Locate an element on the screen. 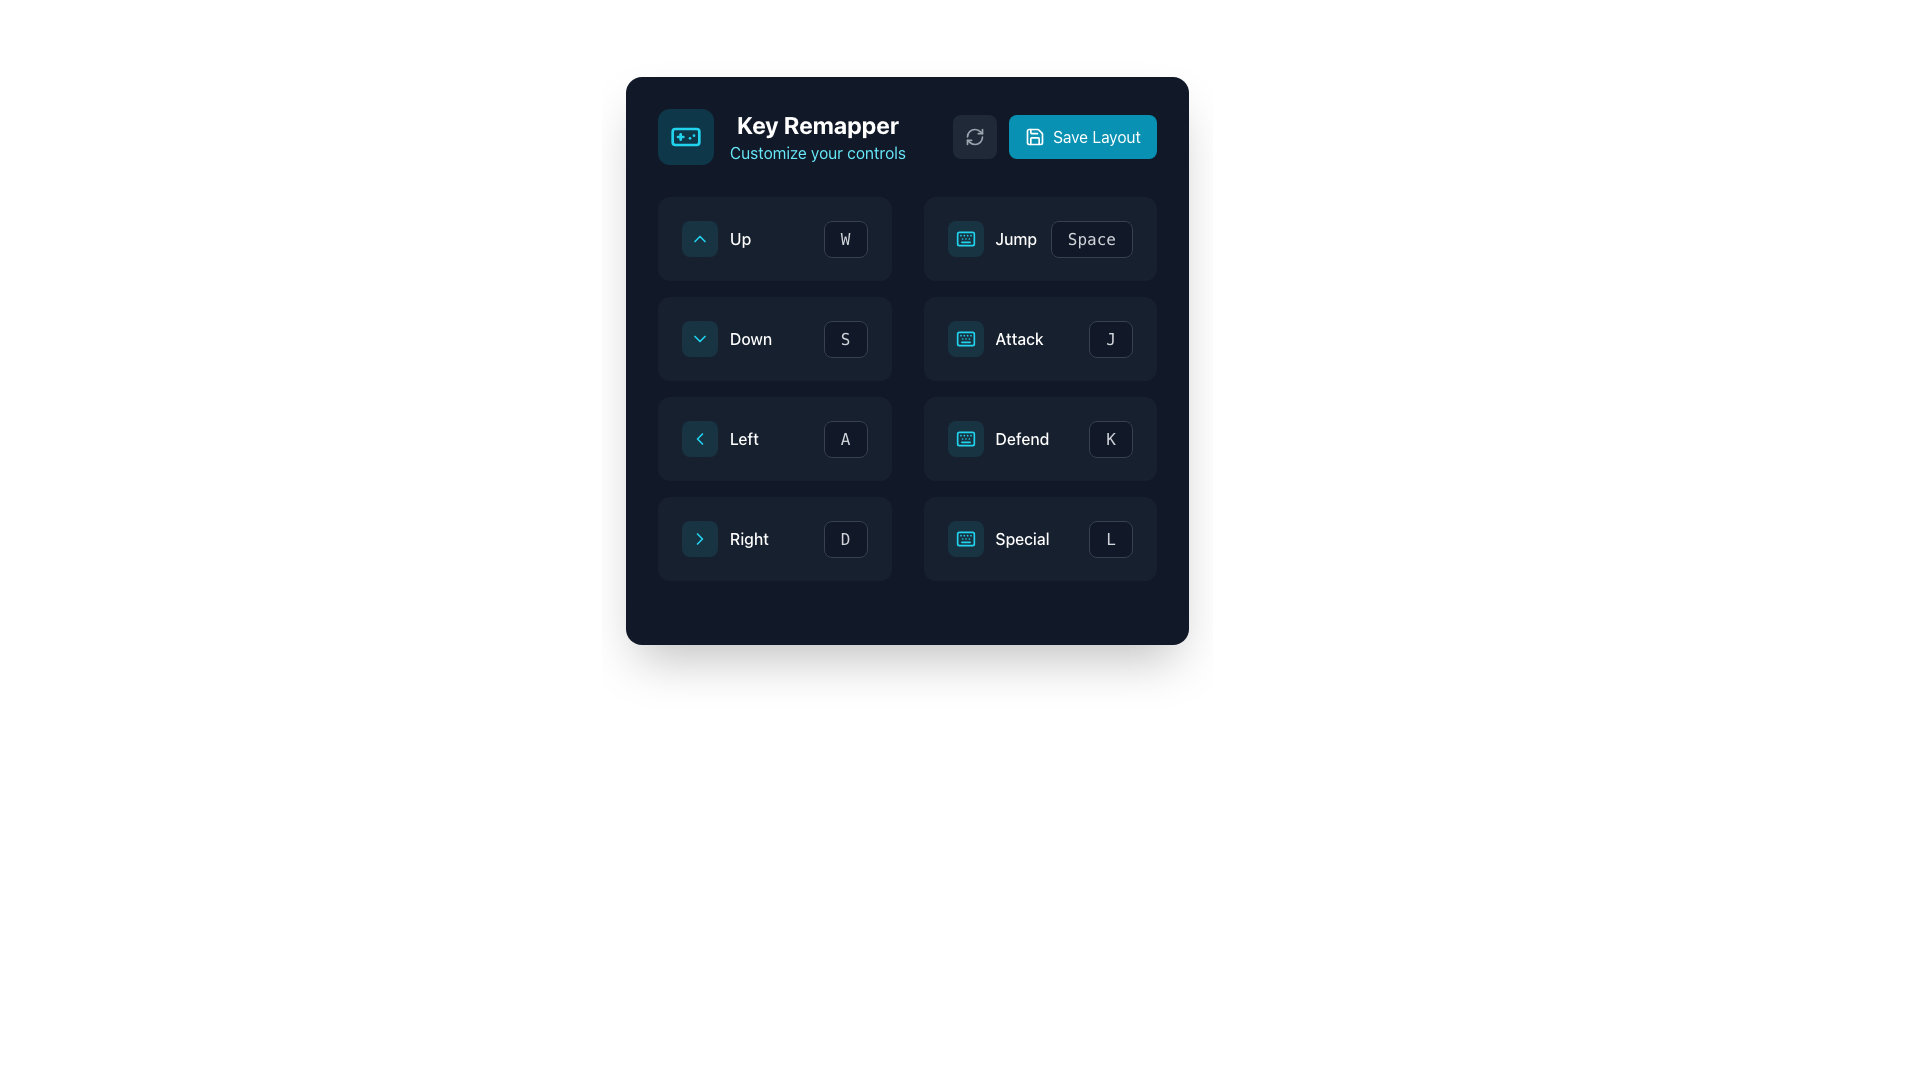  graphical icon part represented by the SVG rectangle component, which indicates keyboard functionality, located at the top-right corner of the interface is located at coordinates (965, 238).